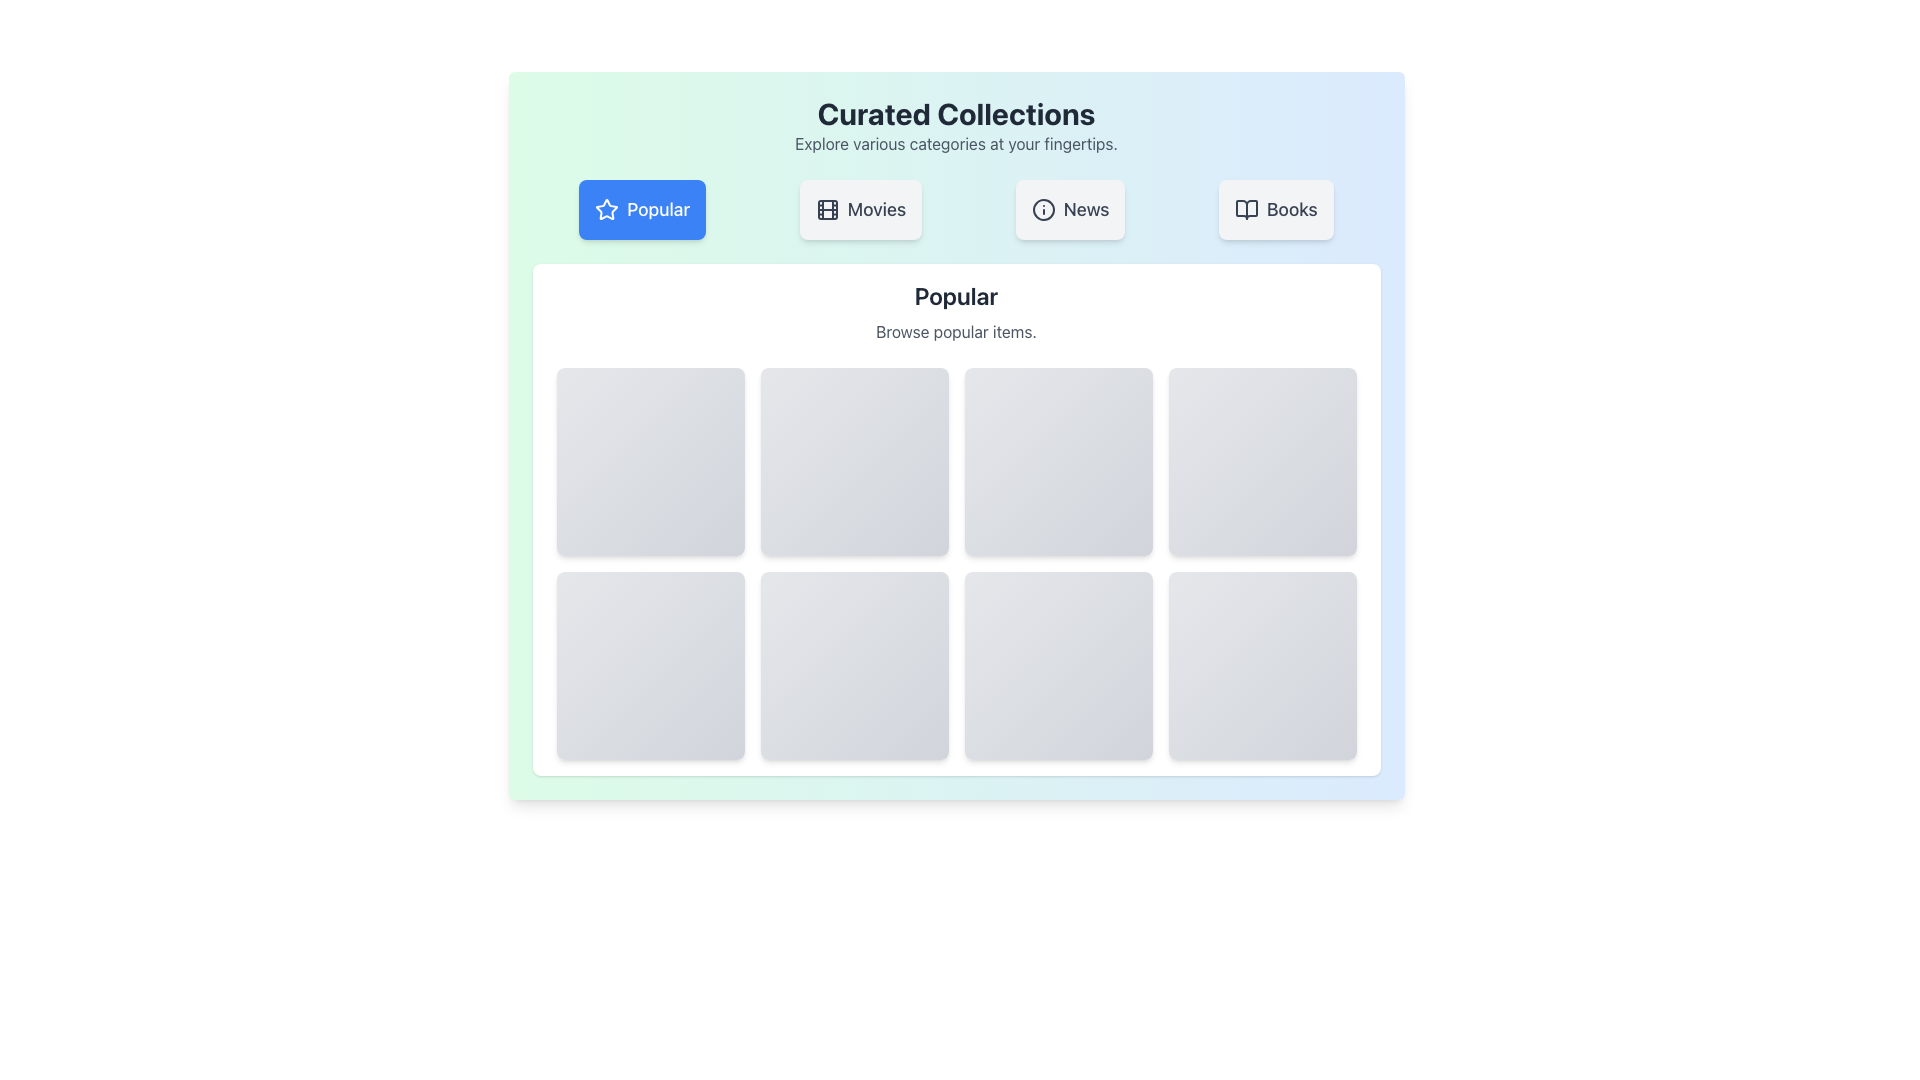 This screenshot has width=1920, height=1080. I want to click on the 'Popular' text label within the blue rounded rectangular button, so click(658, 209).